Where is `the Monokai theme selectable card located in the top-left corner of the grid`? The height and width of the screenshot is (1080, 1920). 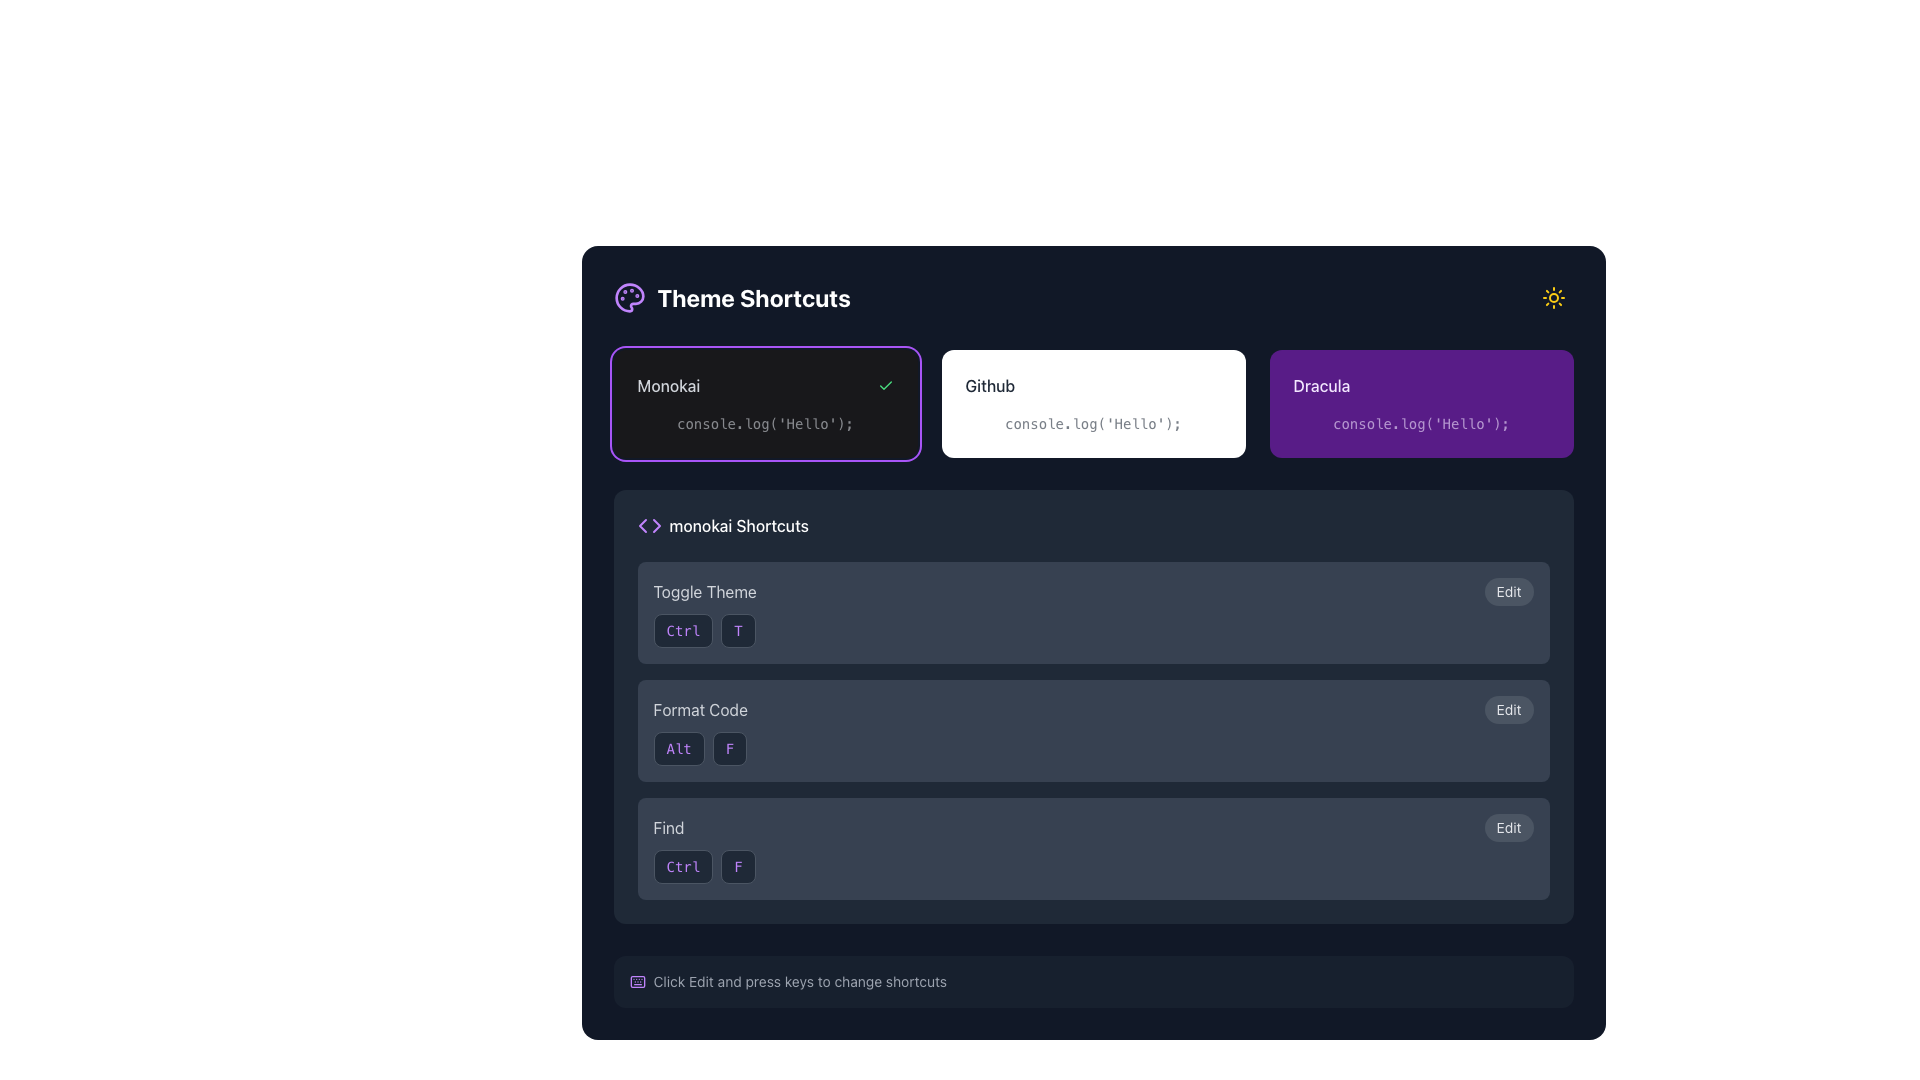 the Monokai theme selectable card located in the top-left corner of the grid is located at coordinates (764, 404).